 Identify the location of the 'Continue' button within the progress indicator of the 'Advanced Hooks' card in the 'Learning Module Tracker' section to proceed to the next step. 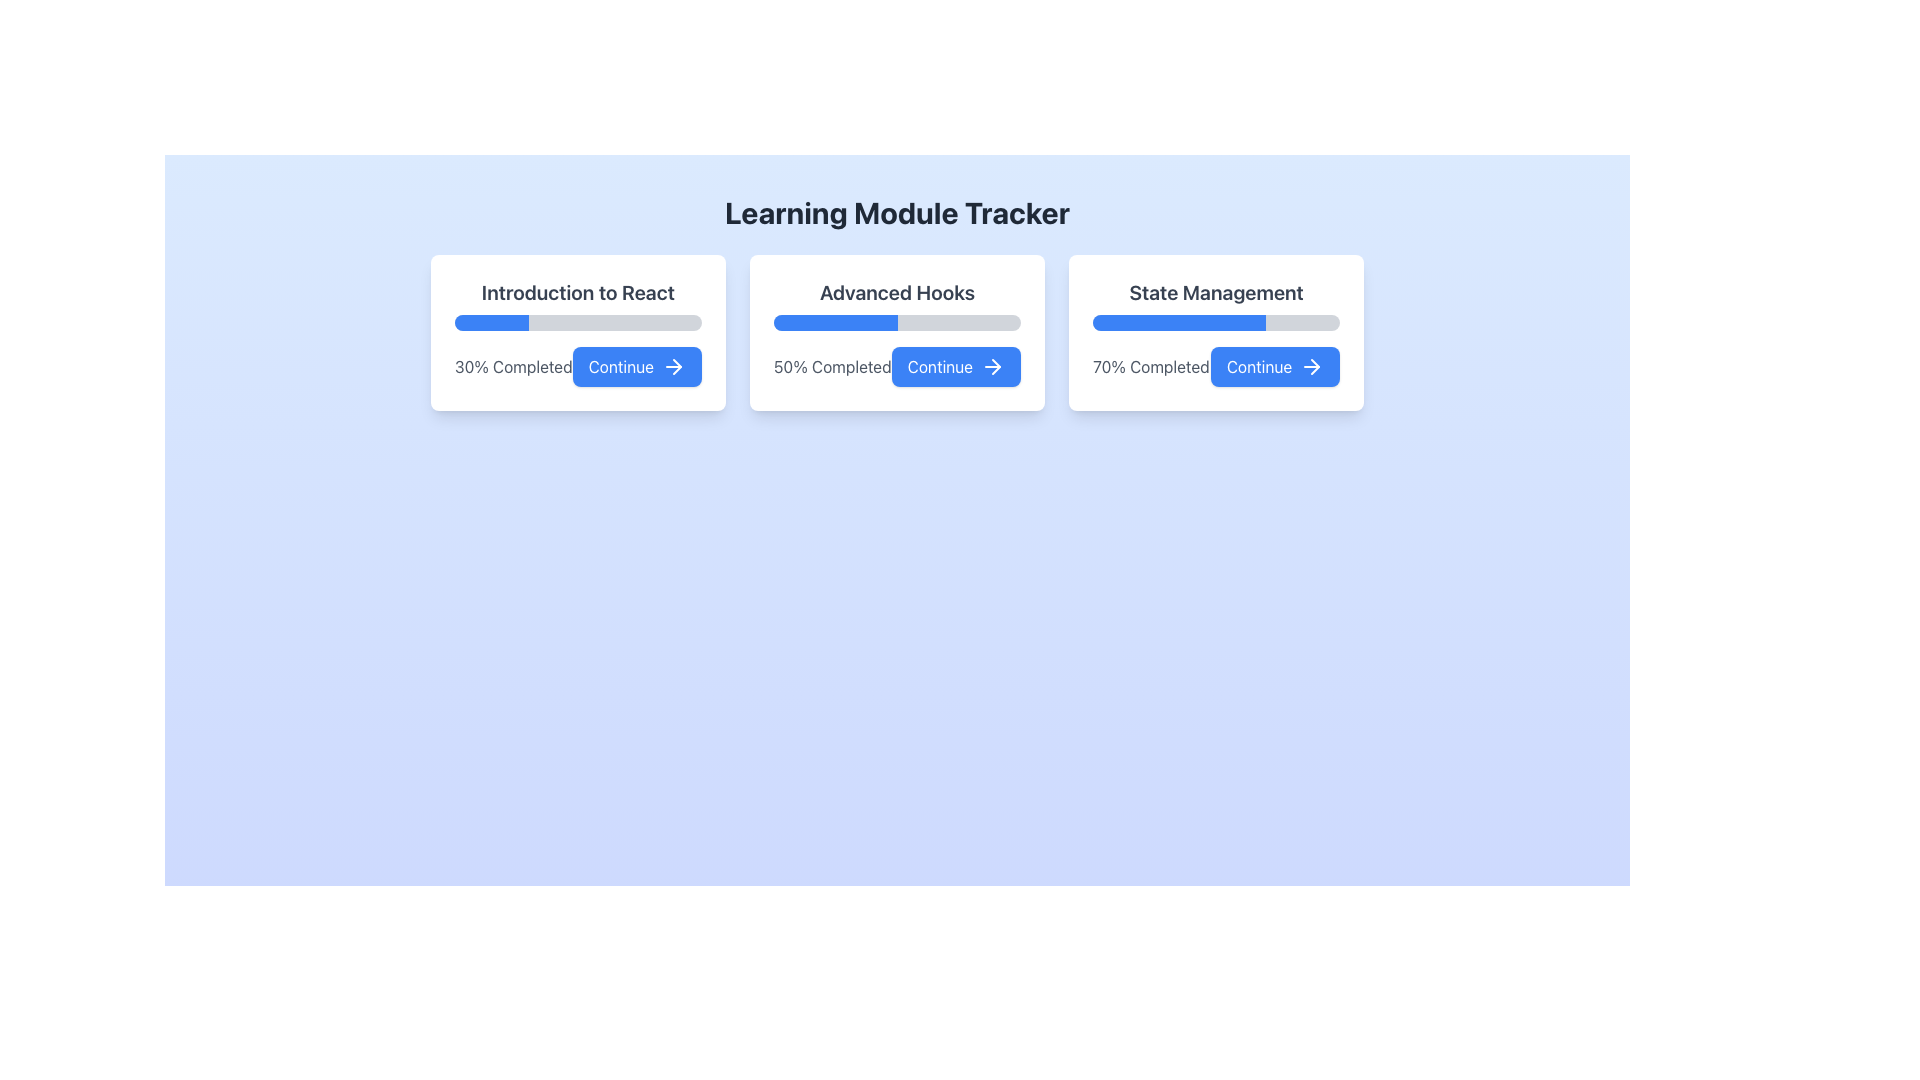
(896, 366).